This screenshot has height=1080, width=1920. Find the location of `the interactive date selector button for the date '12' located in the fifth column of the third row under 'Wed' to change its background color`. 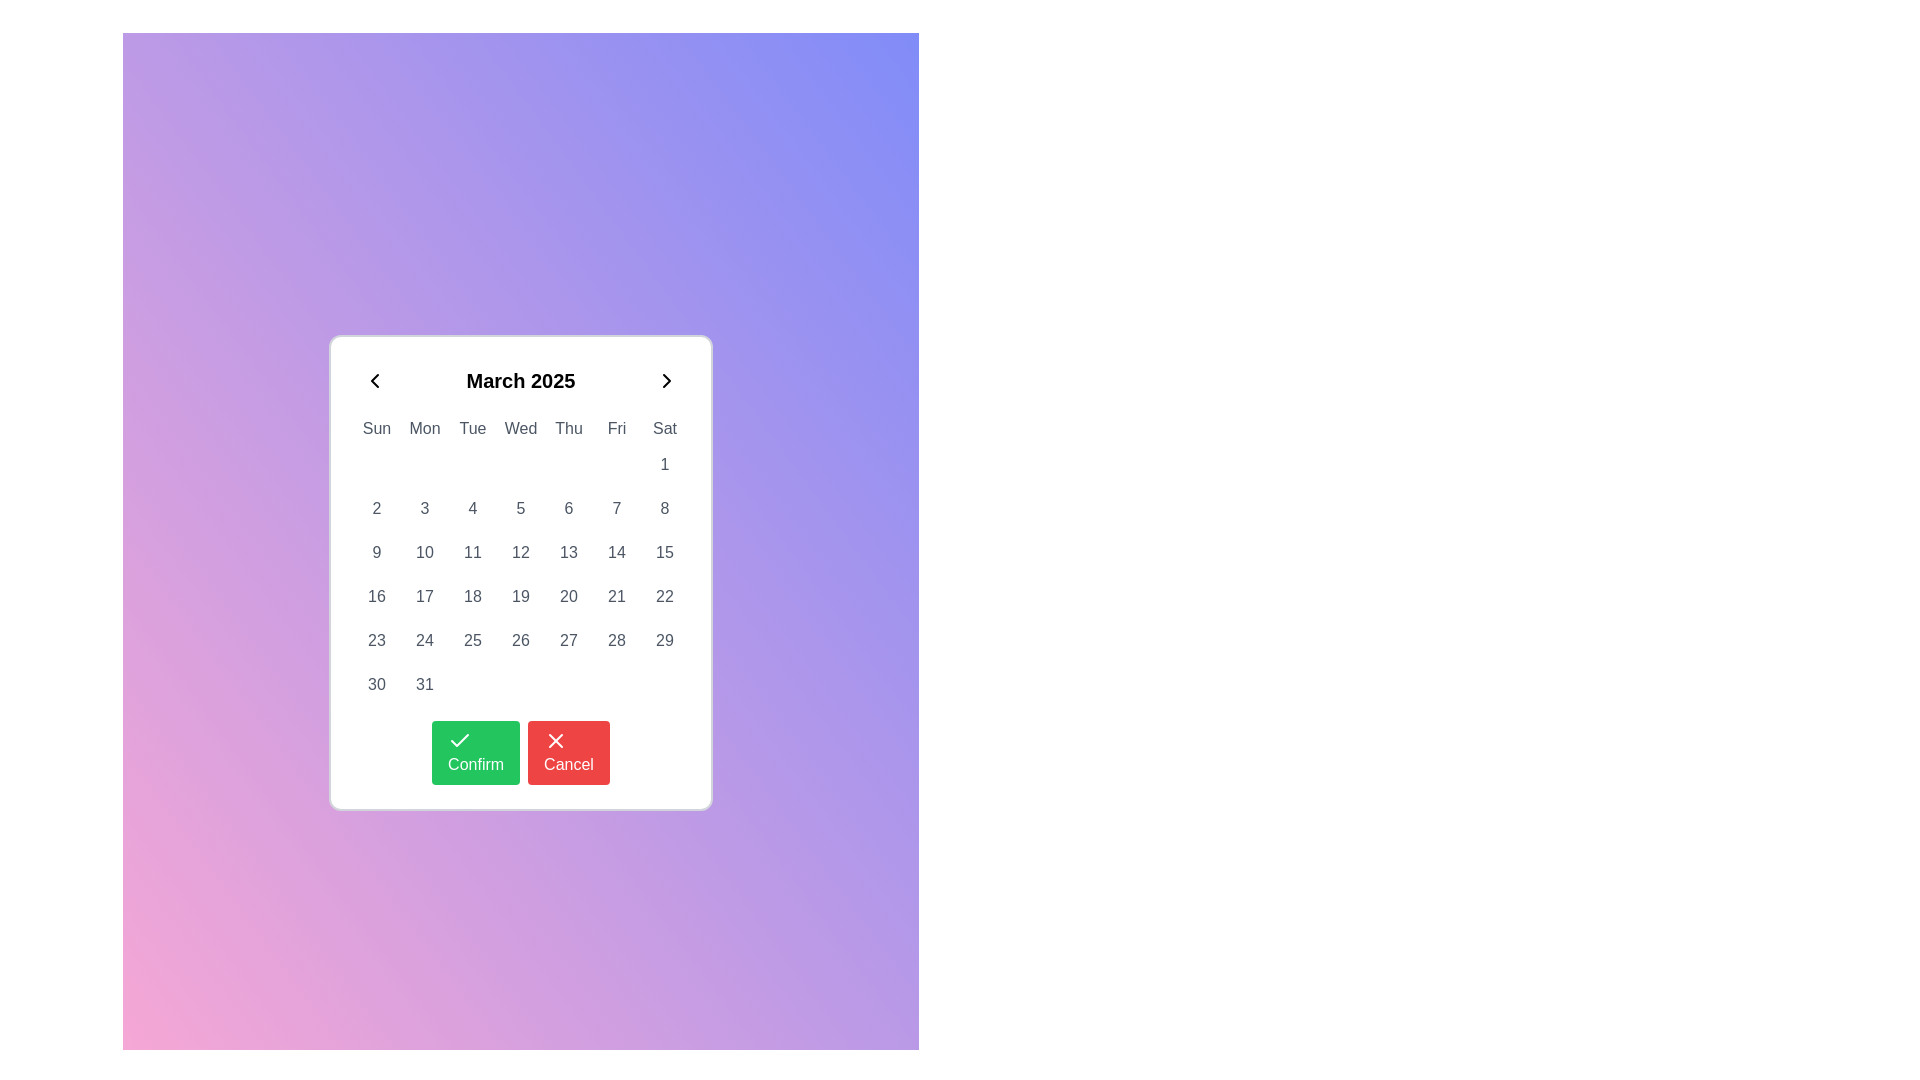

the interactive date selector button for the date '12' located in the fifth column of the third row under 'Wed' to change its background color is located at coordinates (521, 552).